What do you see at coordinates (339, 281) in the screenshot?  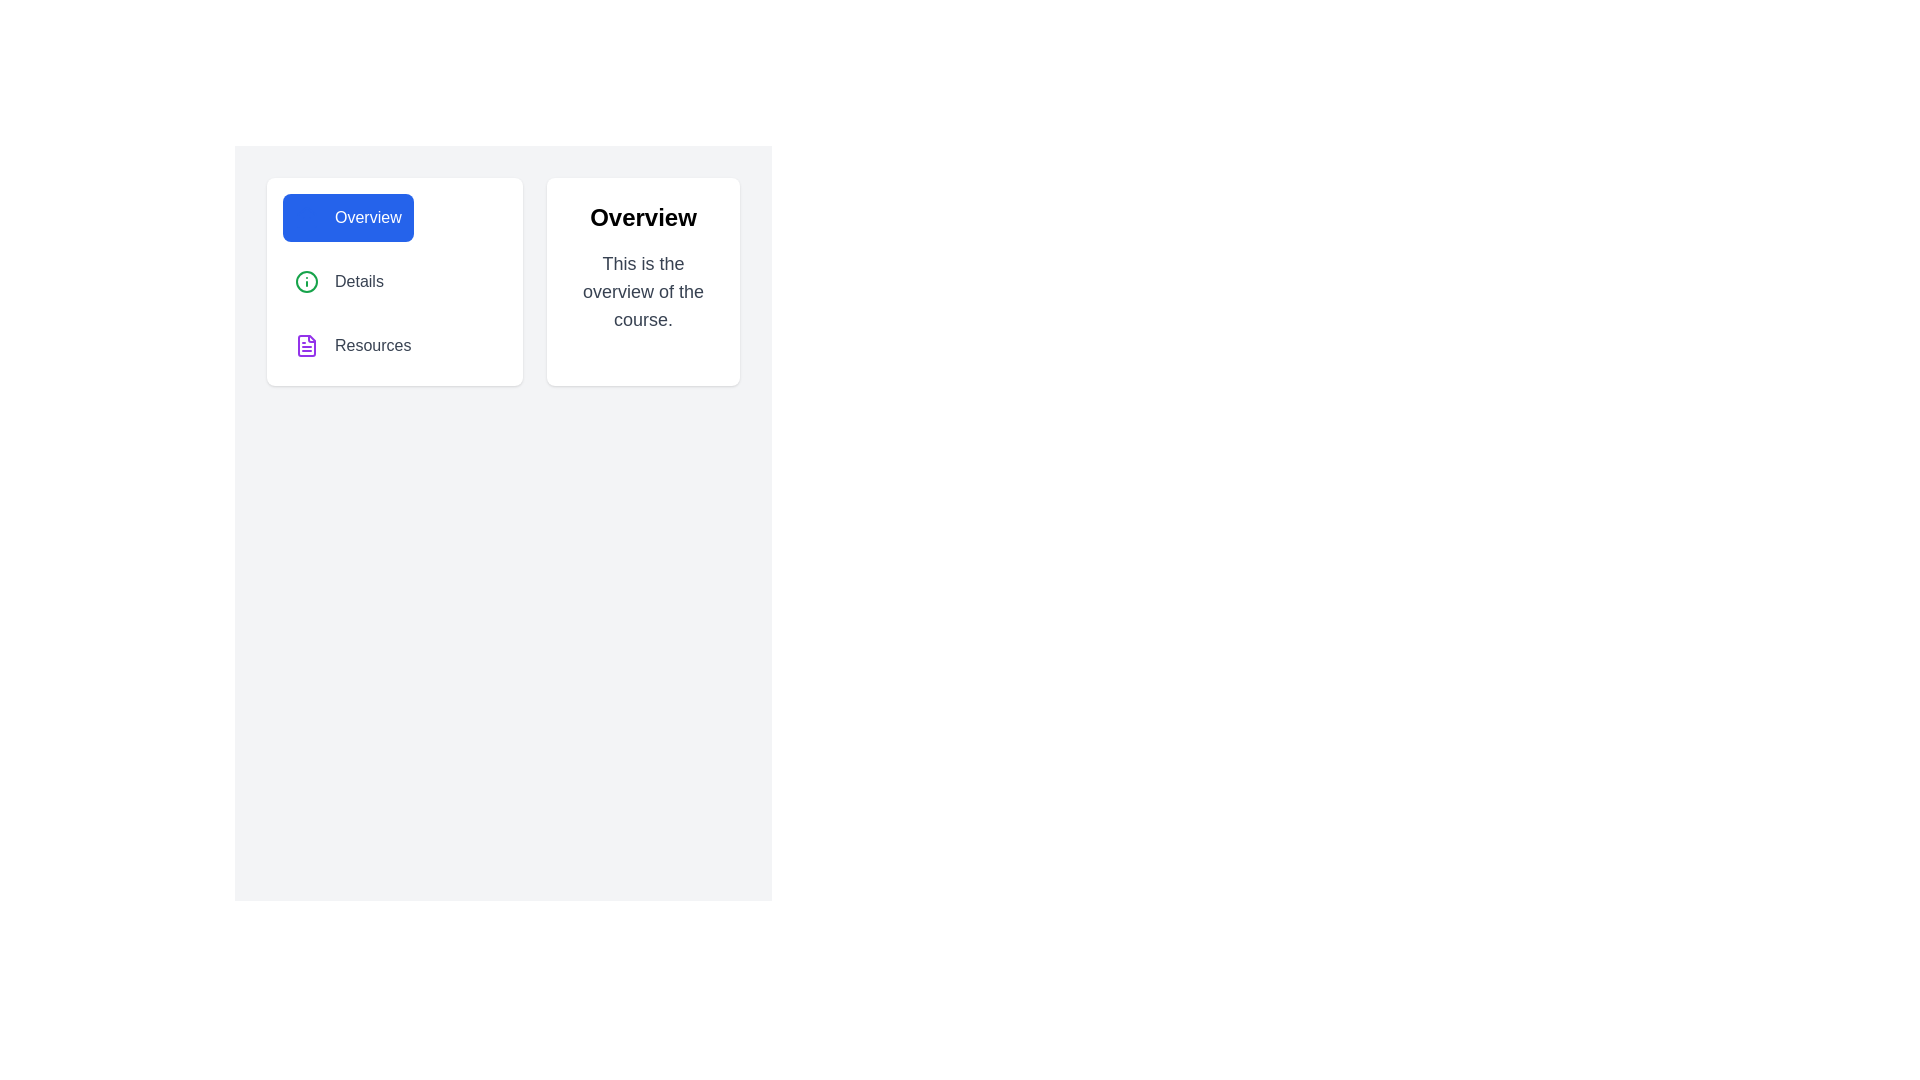 I see `the navigation button located below the 'Overview' option and above the 'Resources' option` at bounding box center [339, 281].